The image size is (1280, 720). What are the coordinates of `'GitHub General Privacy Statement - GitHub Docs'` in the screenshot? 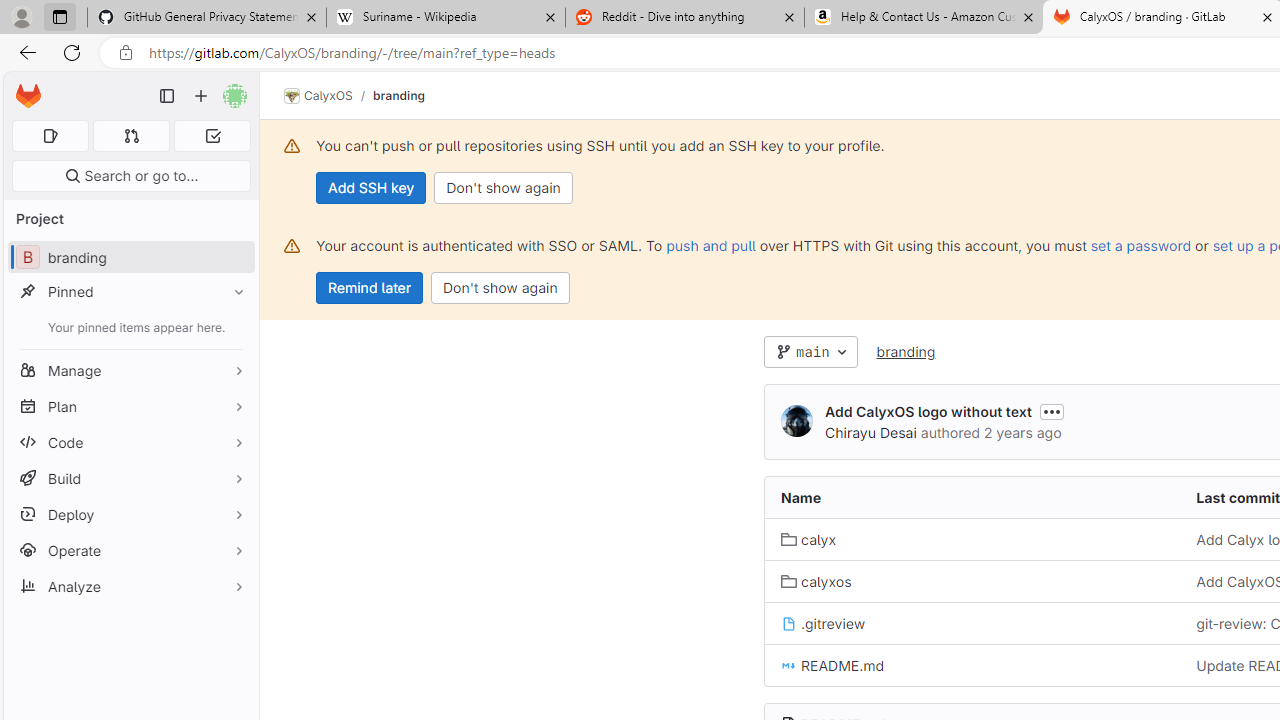 It's located at (207, 17).